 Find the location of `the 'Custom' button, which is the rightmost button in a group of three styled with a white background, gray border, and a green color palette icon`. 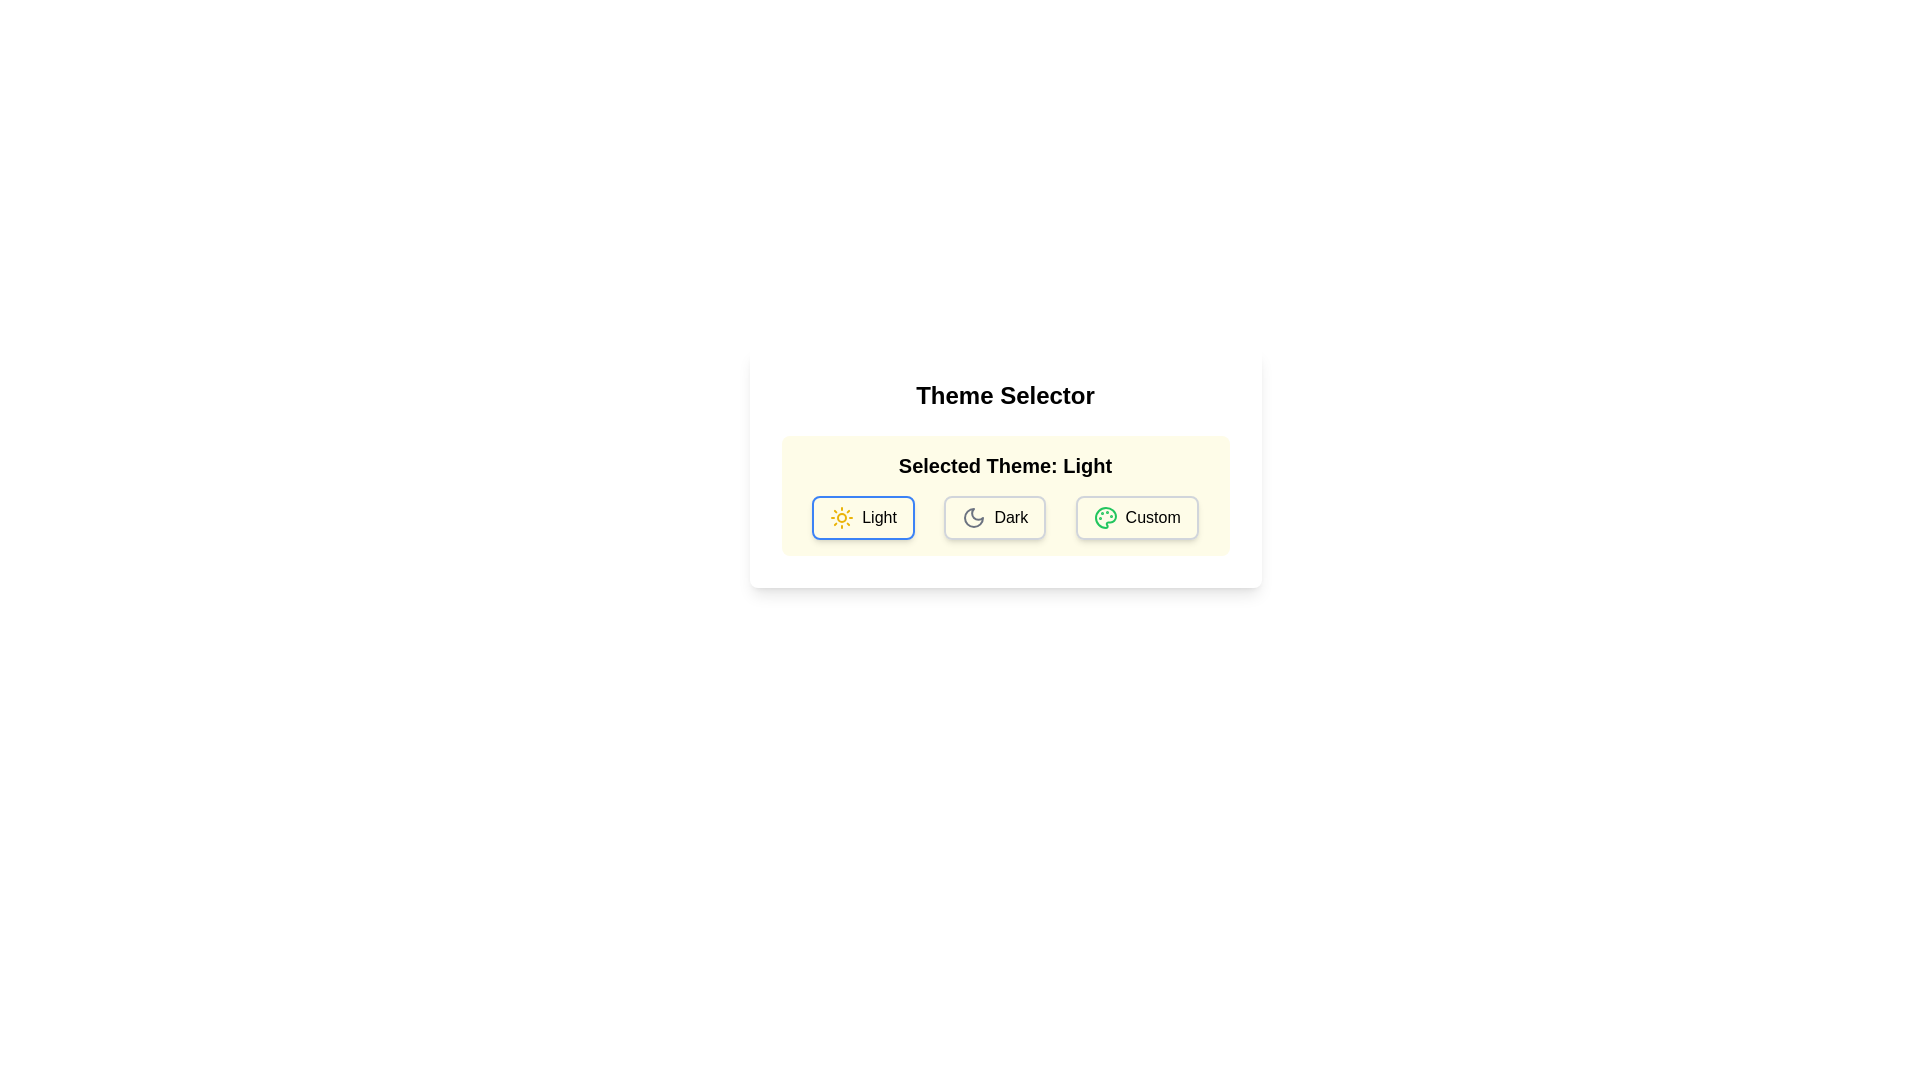

the 'Custom' button, which is the rightmost button in a group of three styled with a white background, gray border, and a green color palette icon is located at coordinates (1137, 516).